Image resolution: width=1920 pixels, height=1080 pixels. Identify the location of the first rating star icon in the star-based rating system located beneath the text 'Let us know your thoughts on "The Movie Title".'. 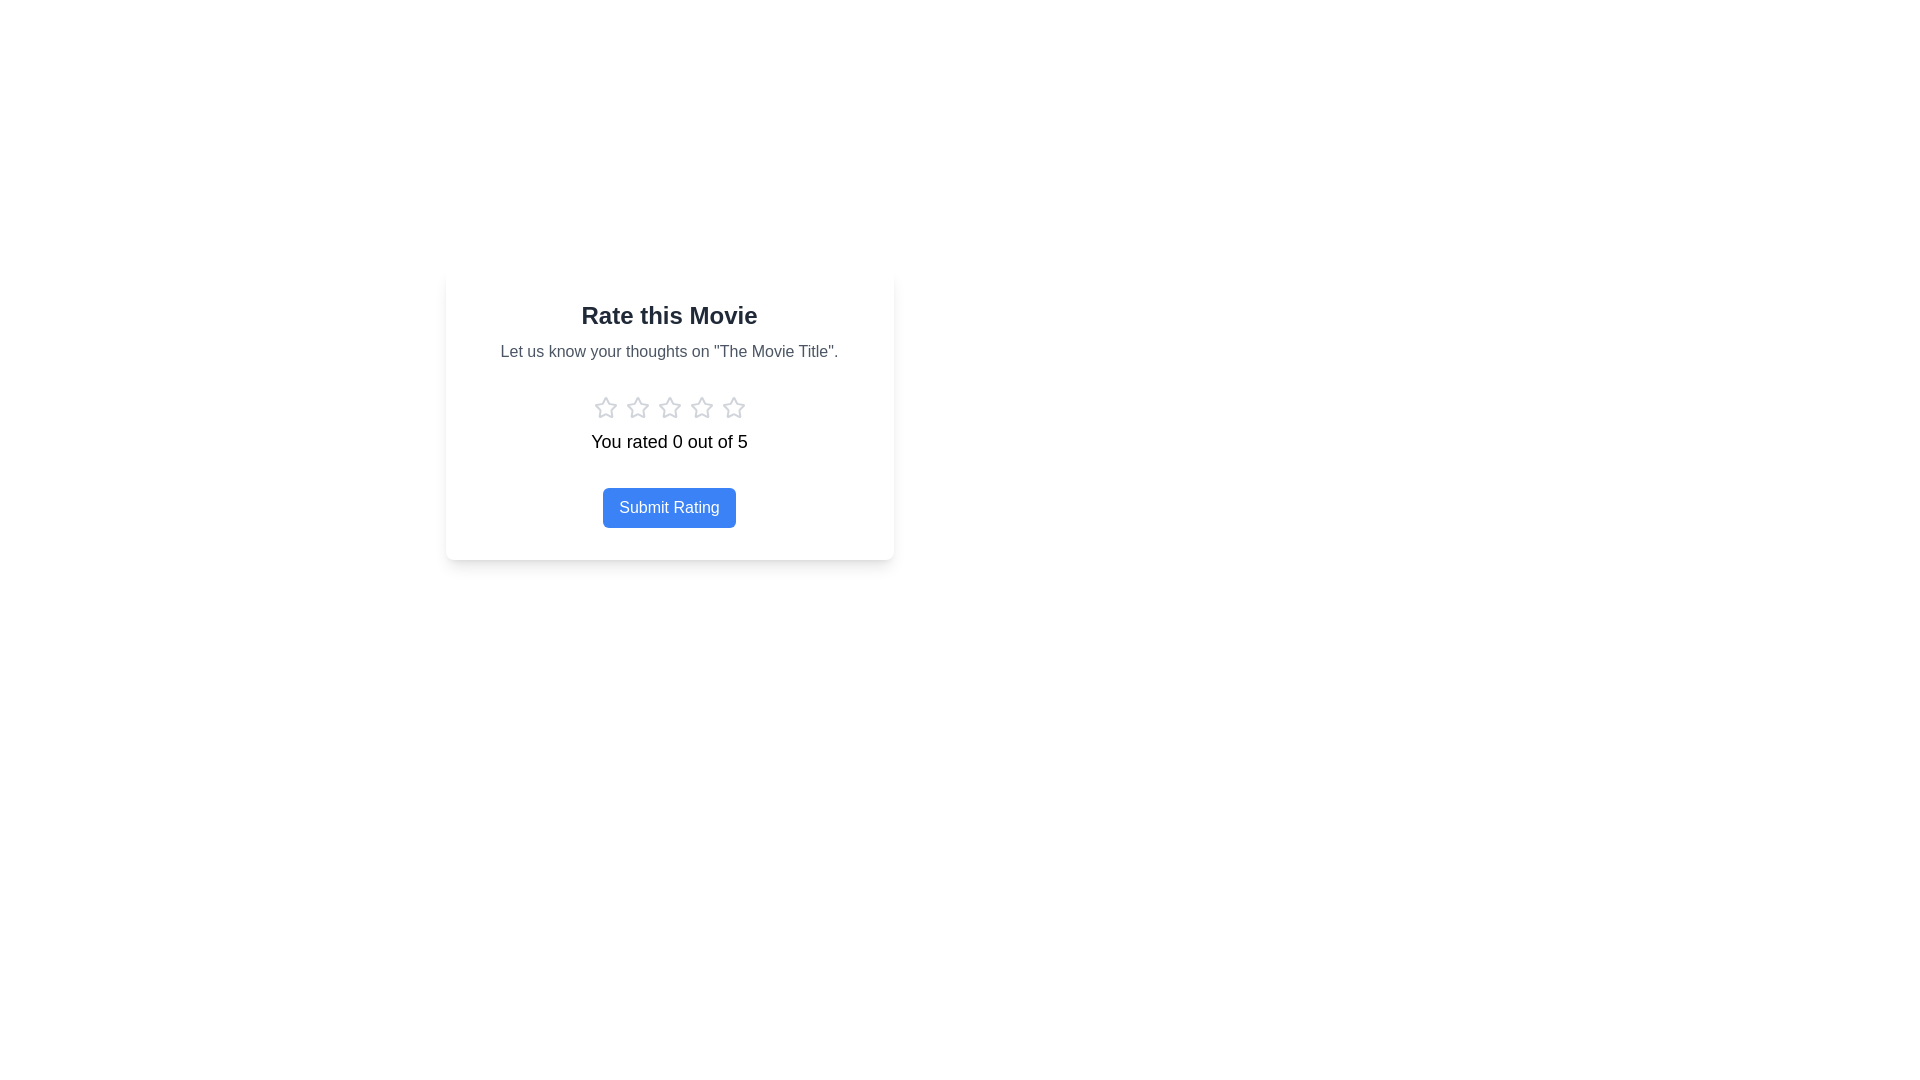
(604, 407).